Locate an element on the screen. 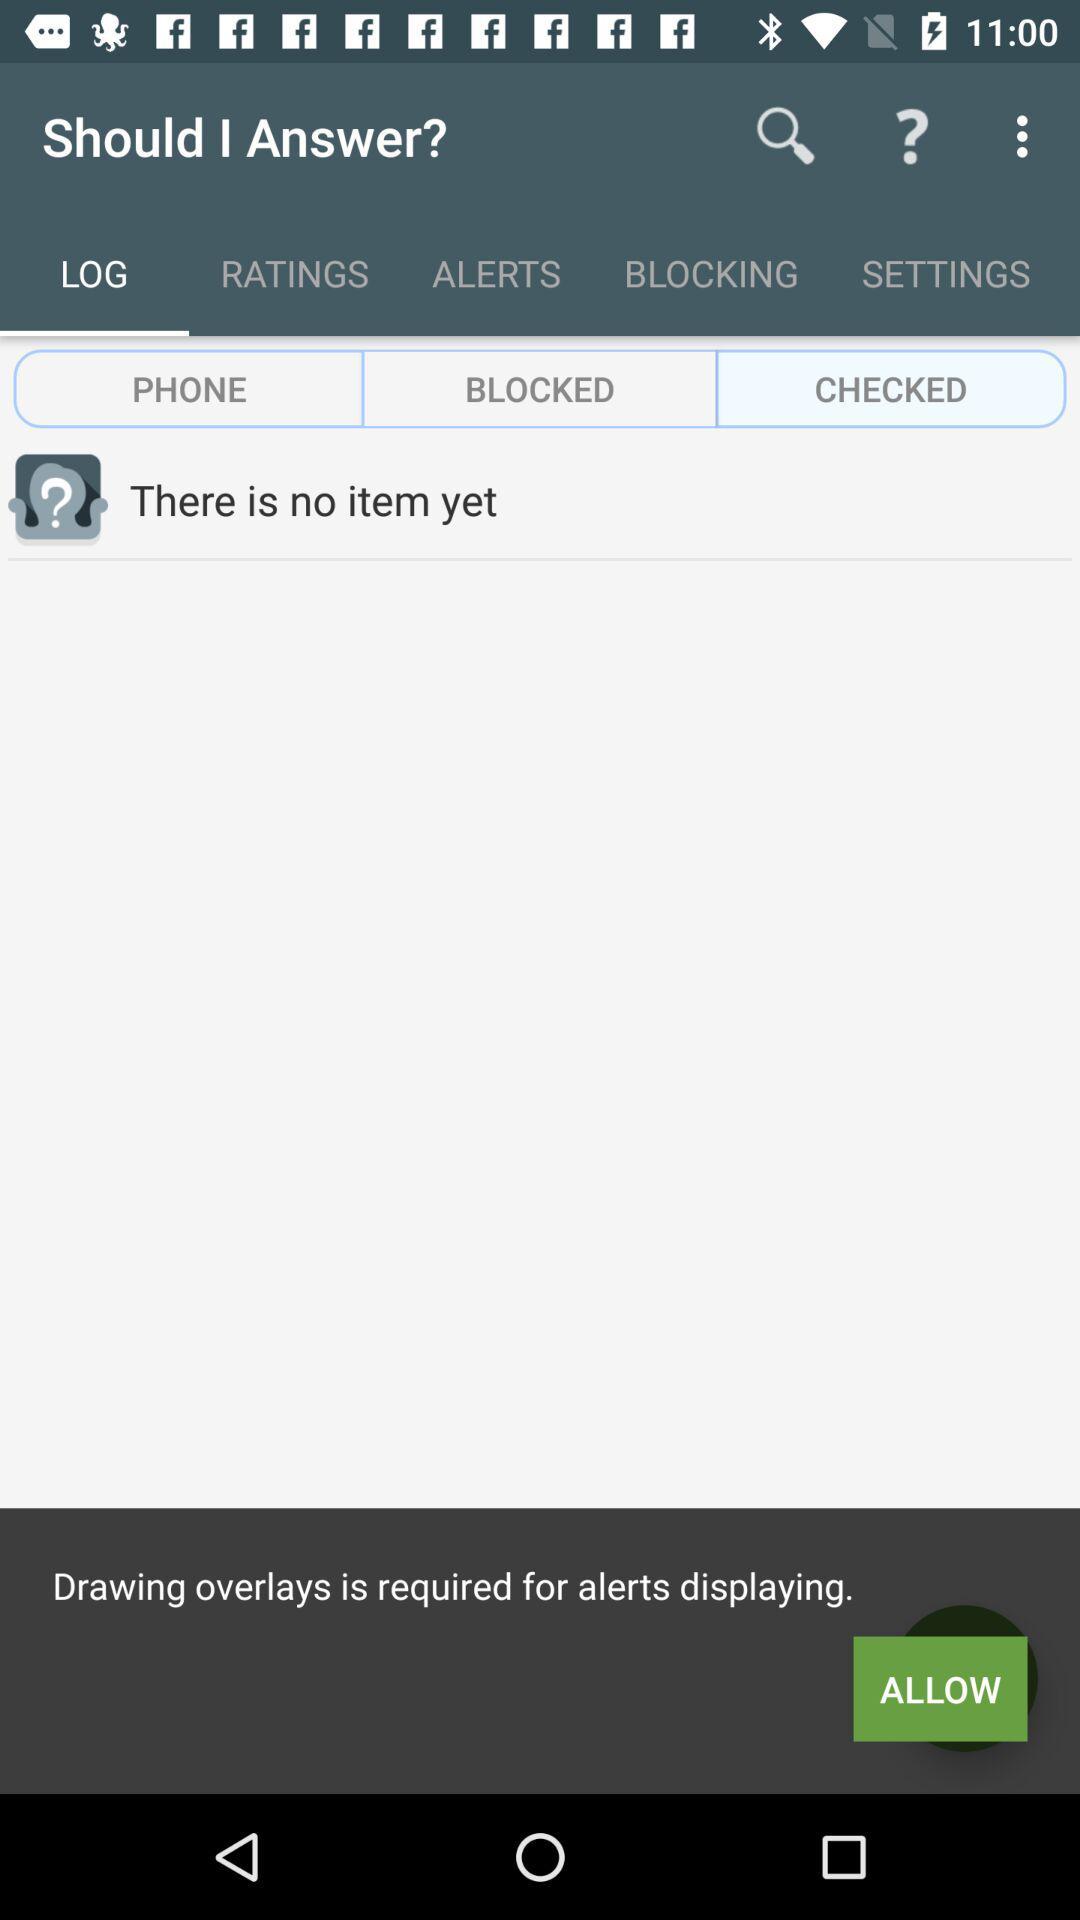 The height and width of the screenshot is (1920, 1080). more icon on the top right corner is located at coordinates (1027, 136).